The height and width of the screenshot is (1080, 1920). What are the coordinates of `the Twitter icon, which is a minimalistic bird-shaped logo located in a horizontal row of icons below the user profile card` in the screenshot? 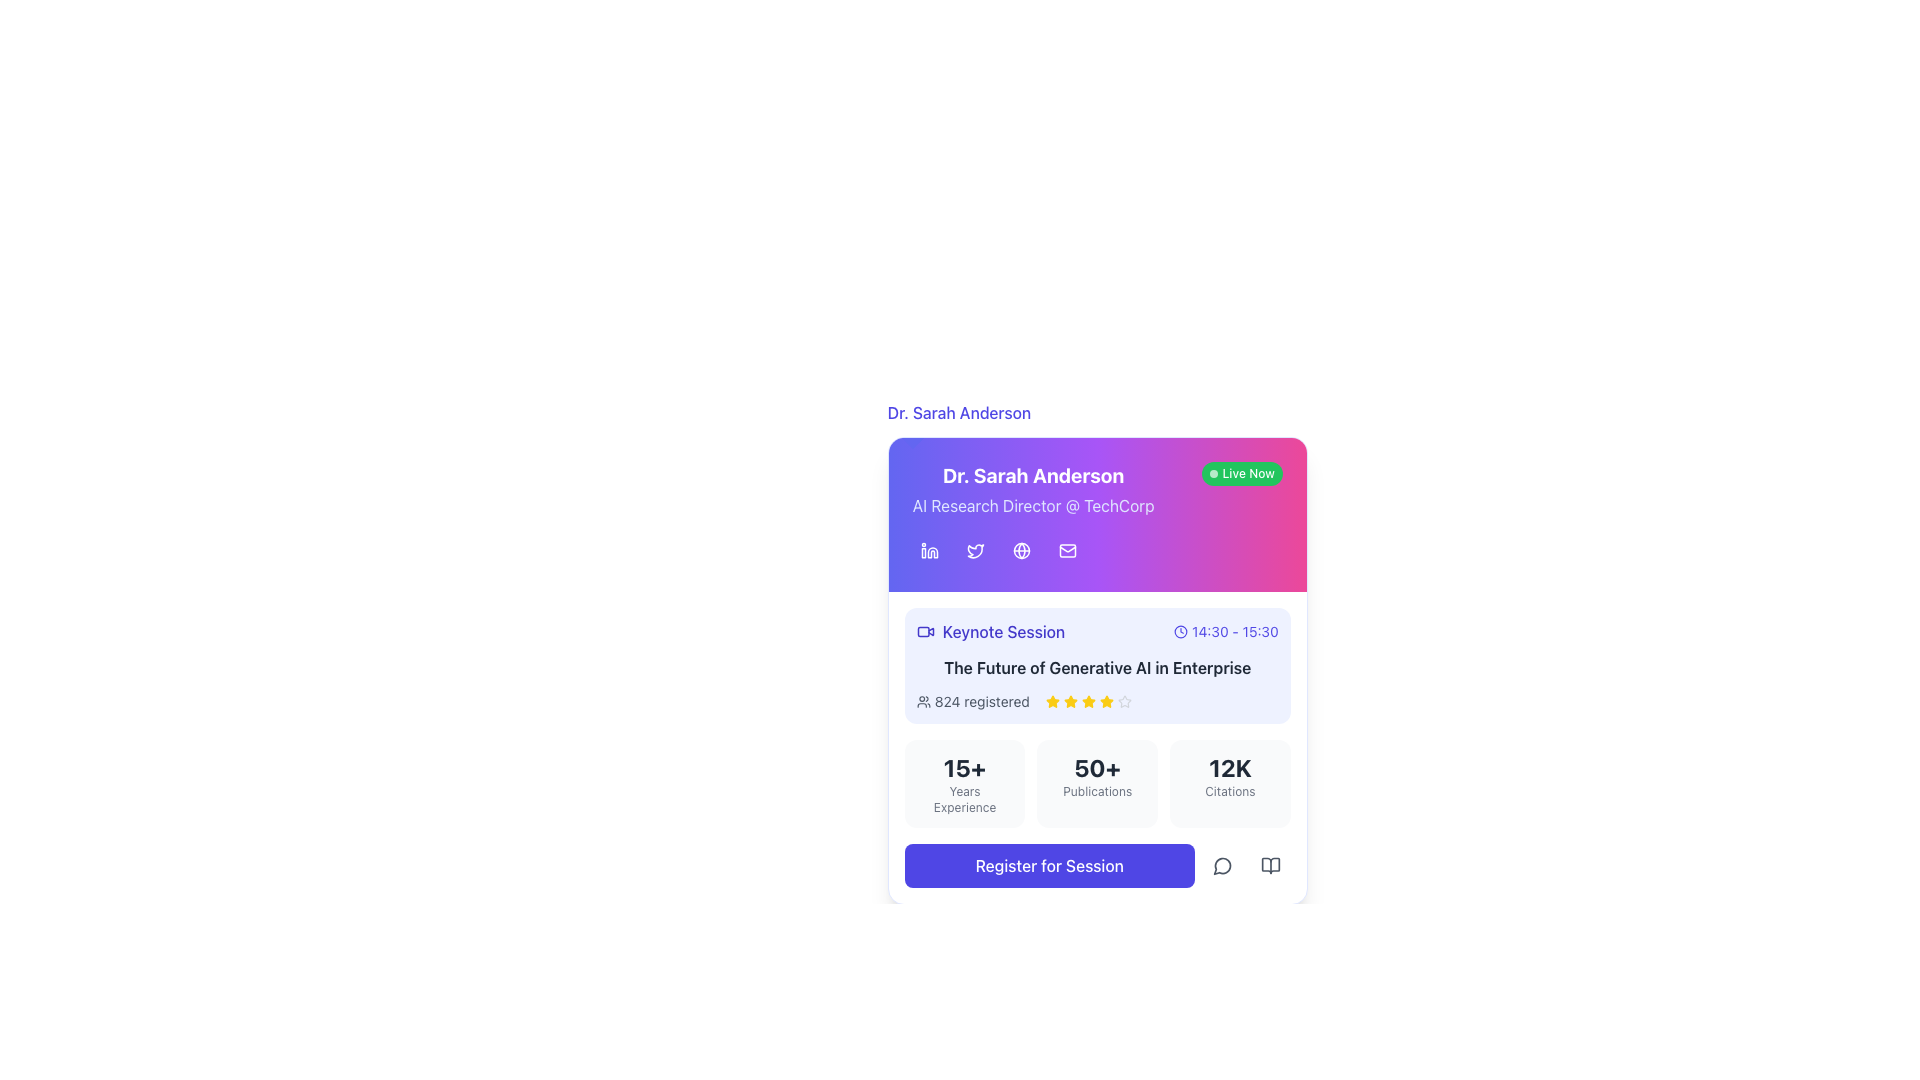 It's located at (975, 551).